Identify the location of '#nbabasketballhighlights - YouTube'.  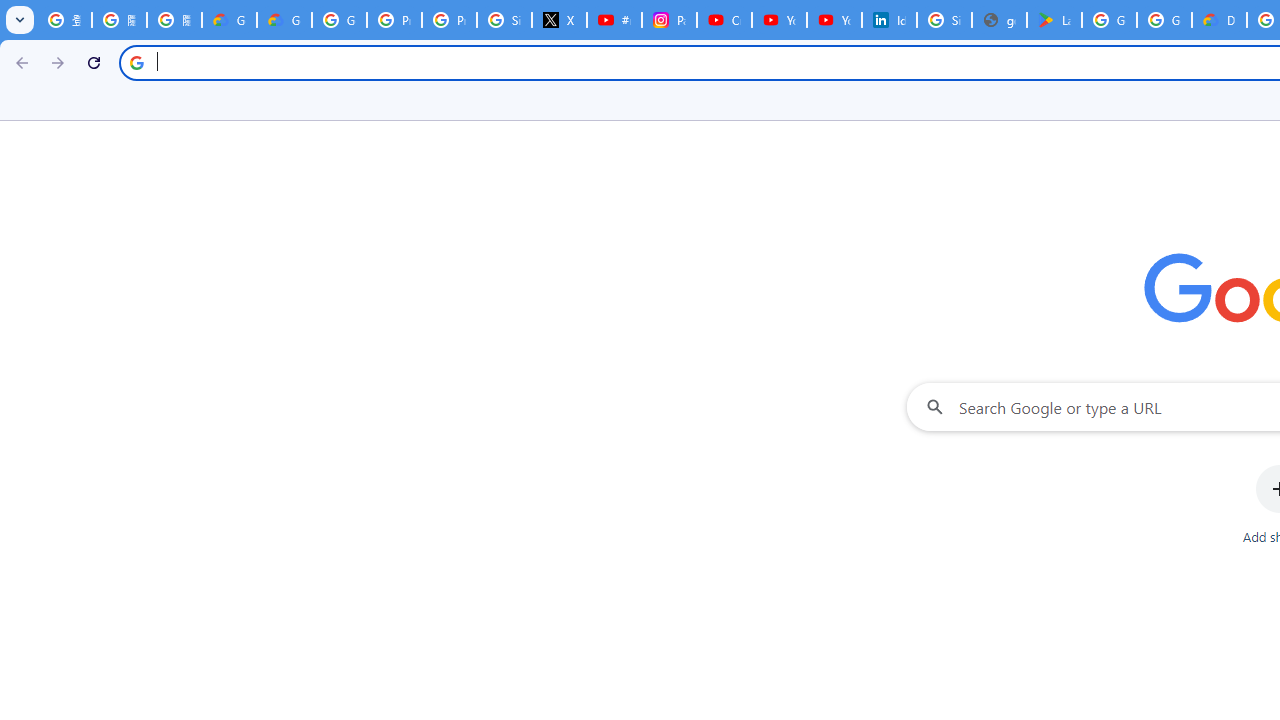
(614, 20).